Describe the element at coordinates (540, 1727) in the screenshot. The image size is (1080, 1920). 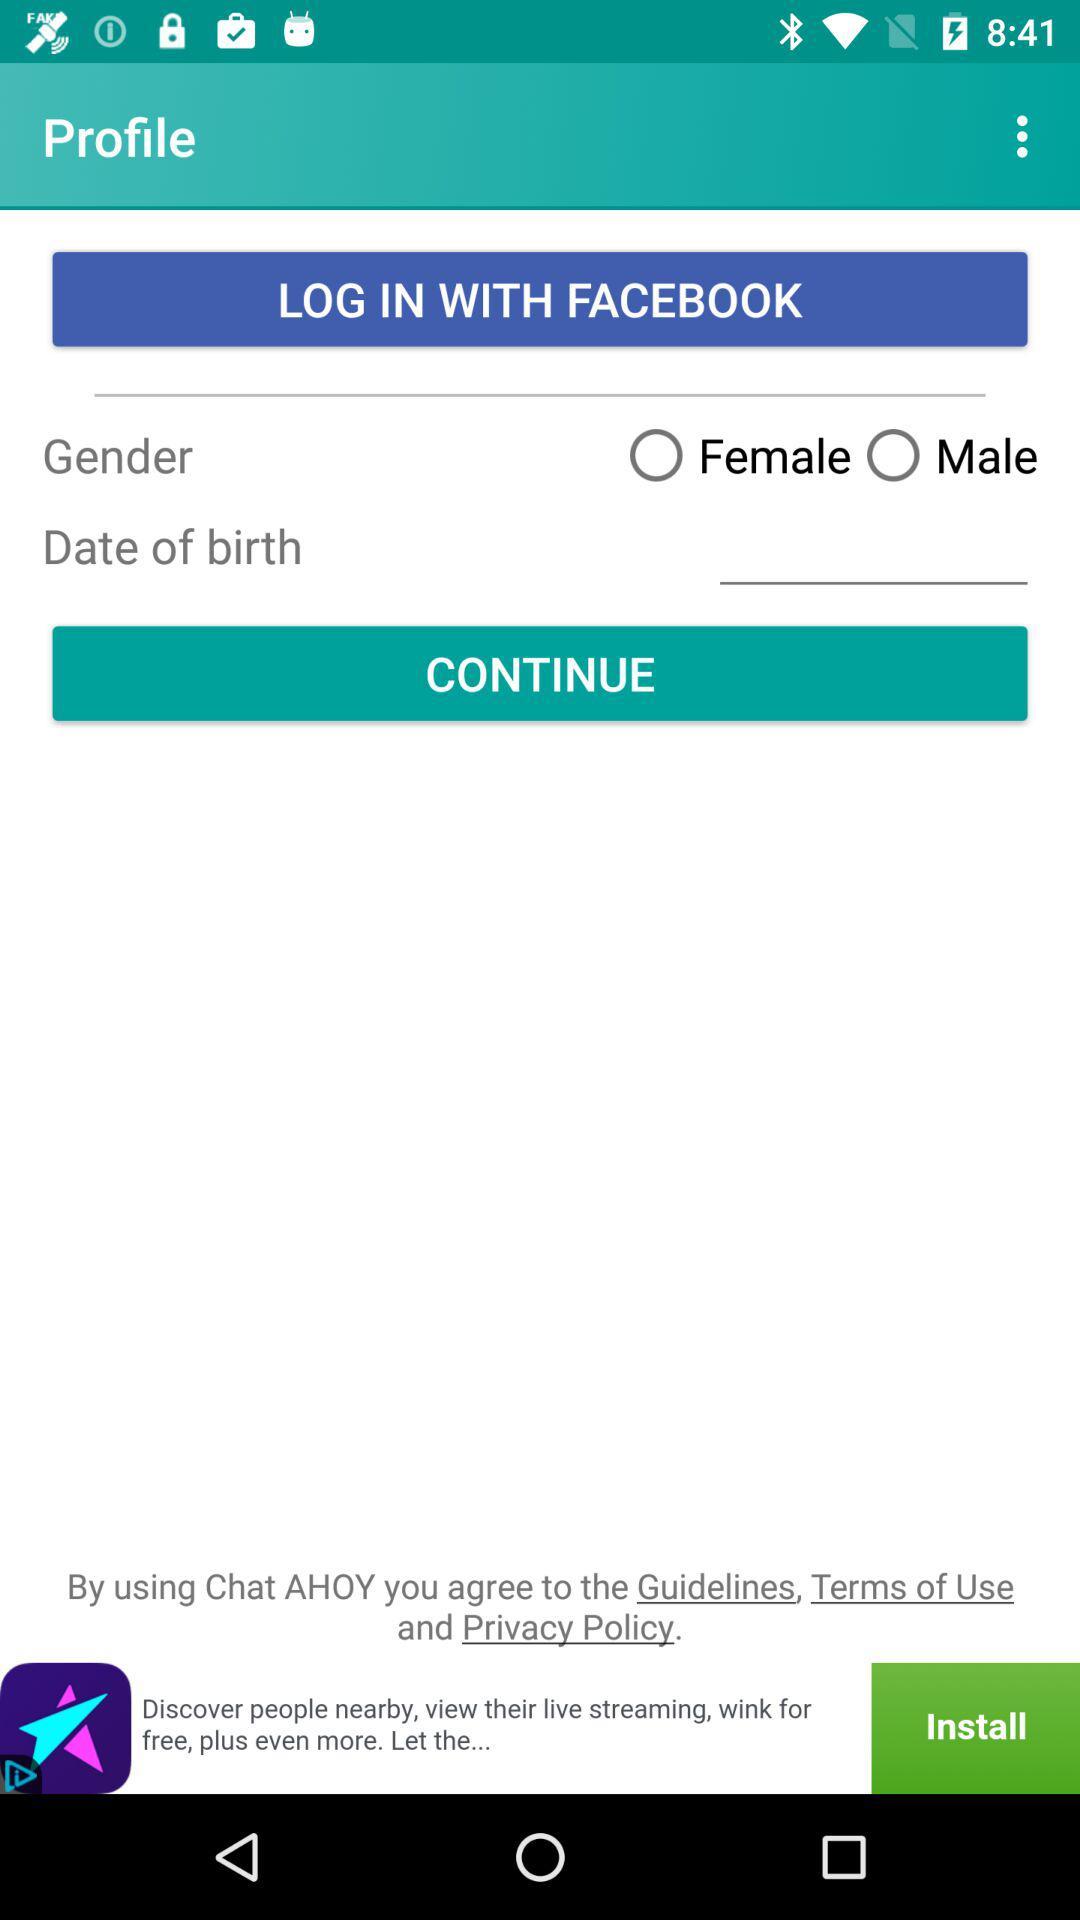
I see `item below by using chat icon` at that location.